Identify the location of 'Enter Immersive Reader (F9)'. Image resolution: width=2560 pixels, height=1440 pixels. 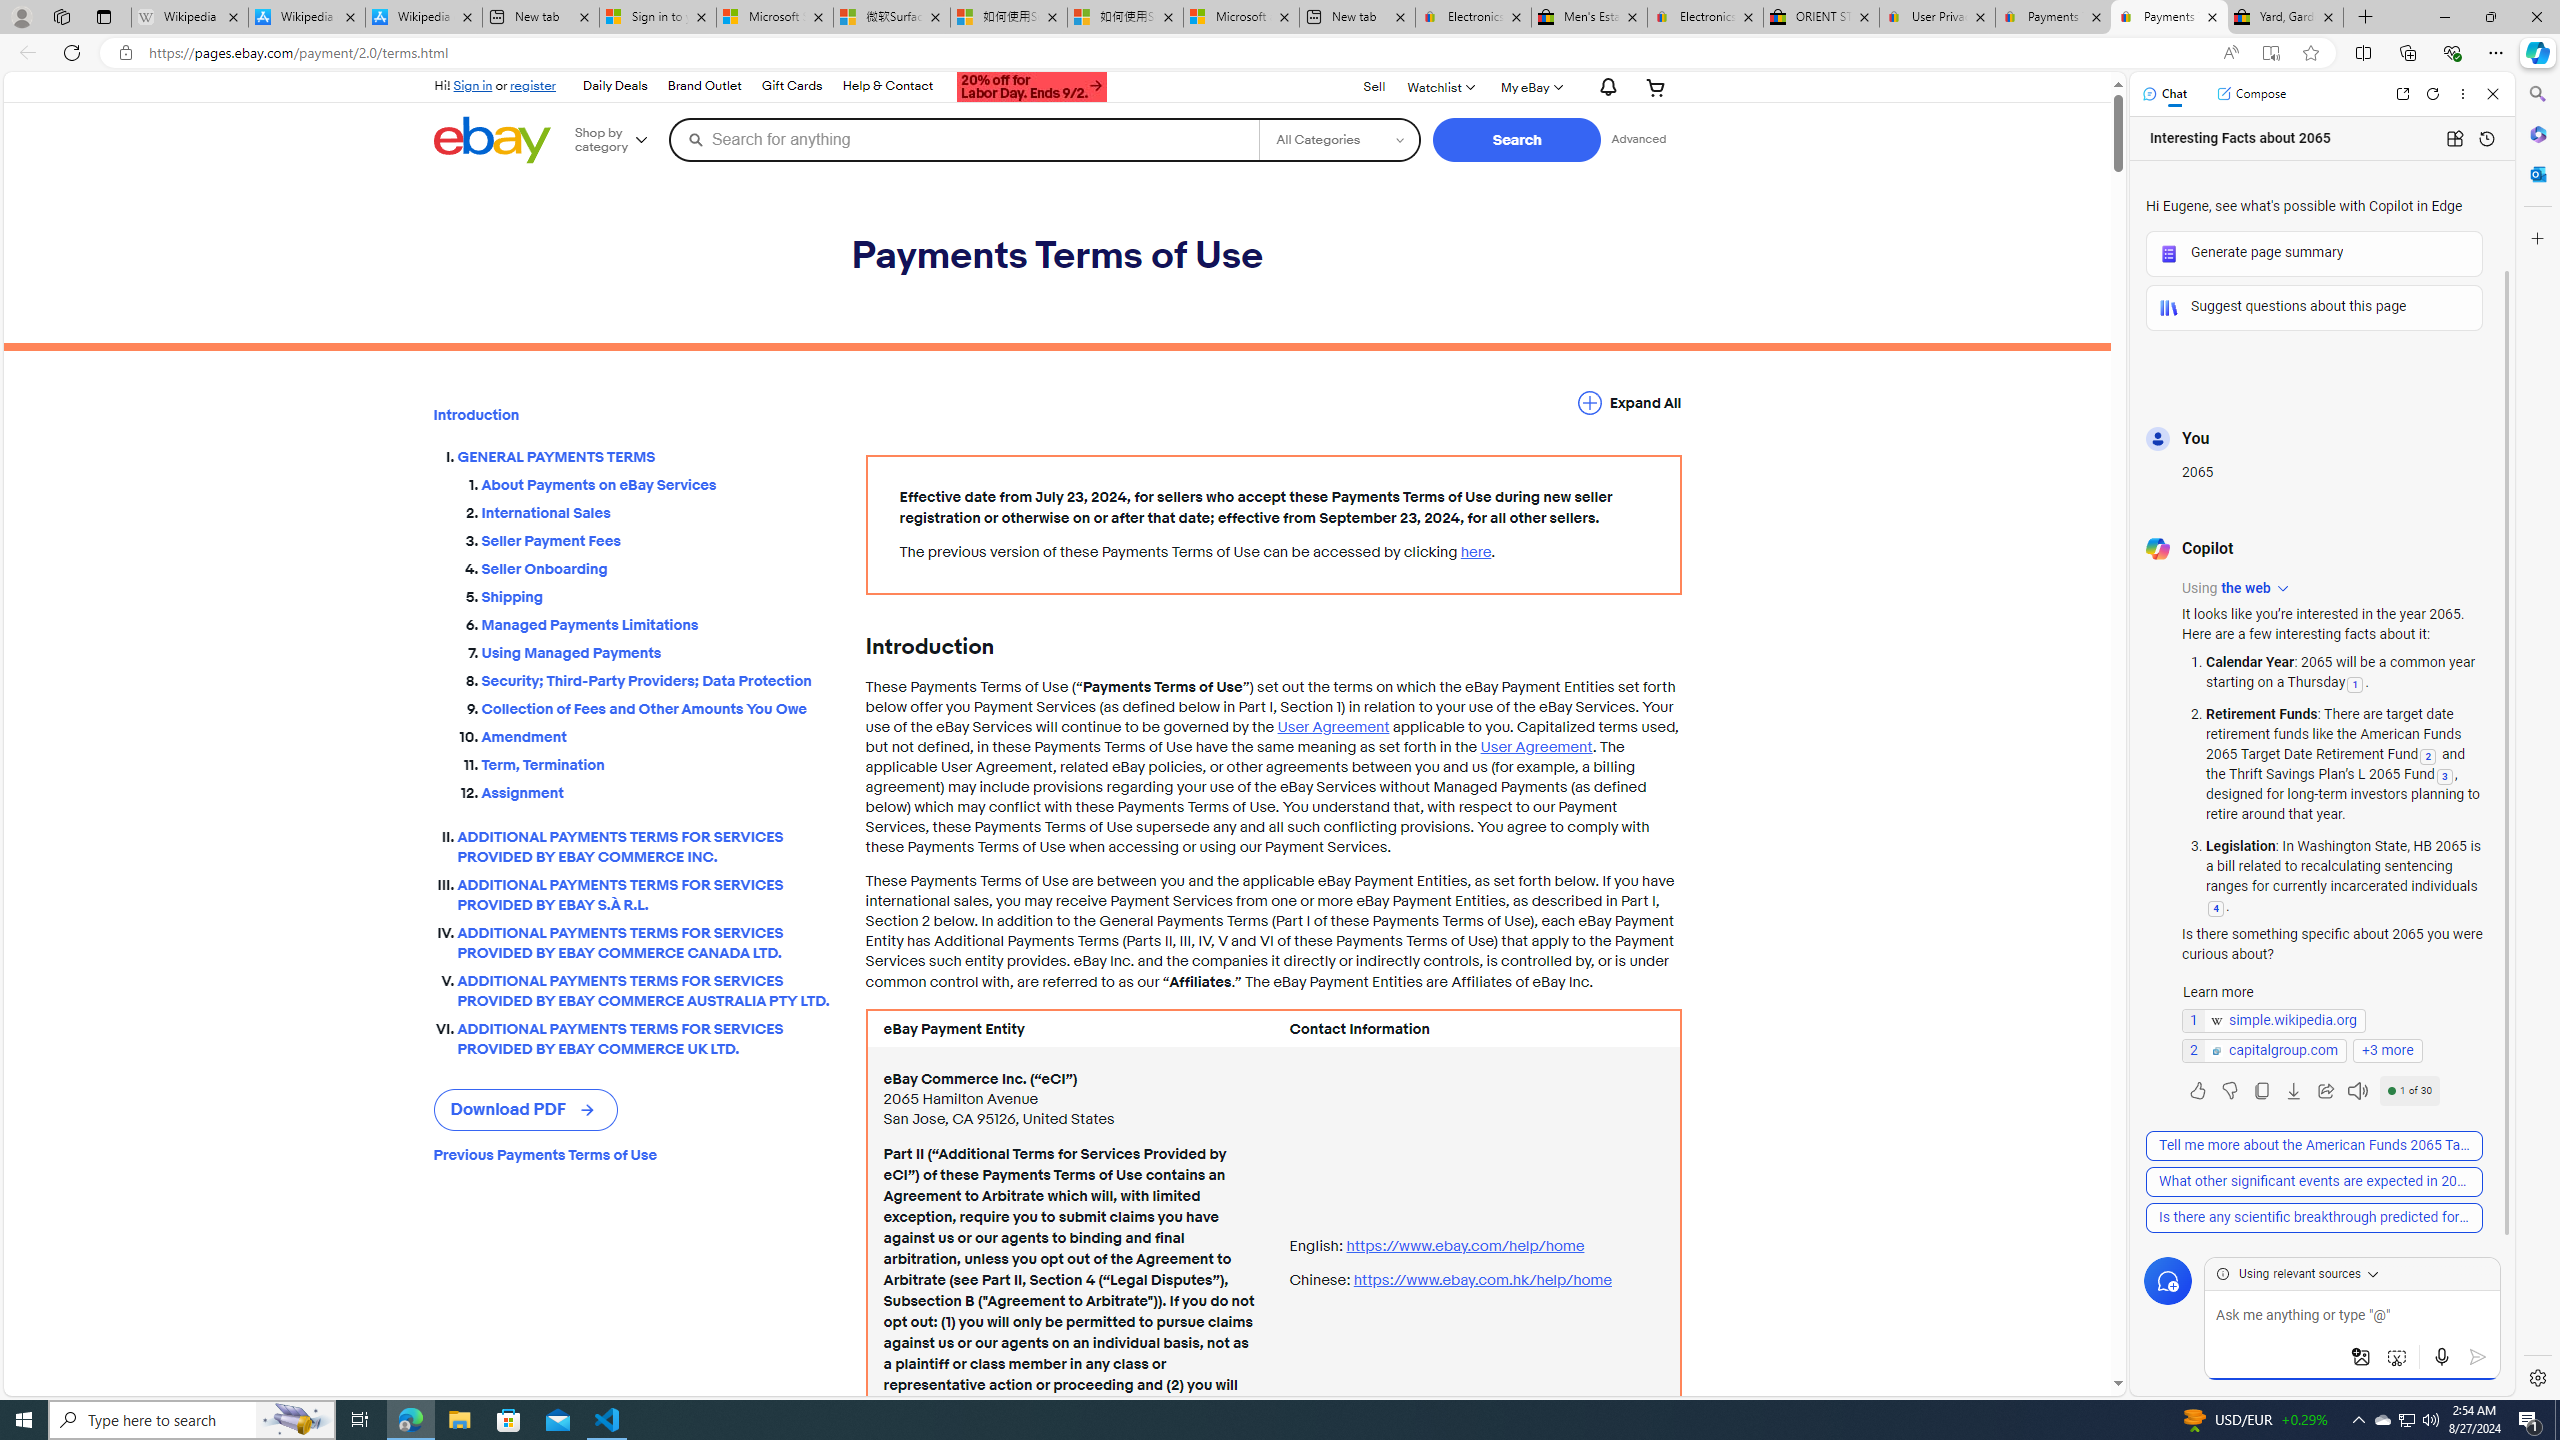
(2270, 53).